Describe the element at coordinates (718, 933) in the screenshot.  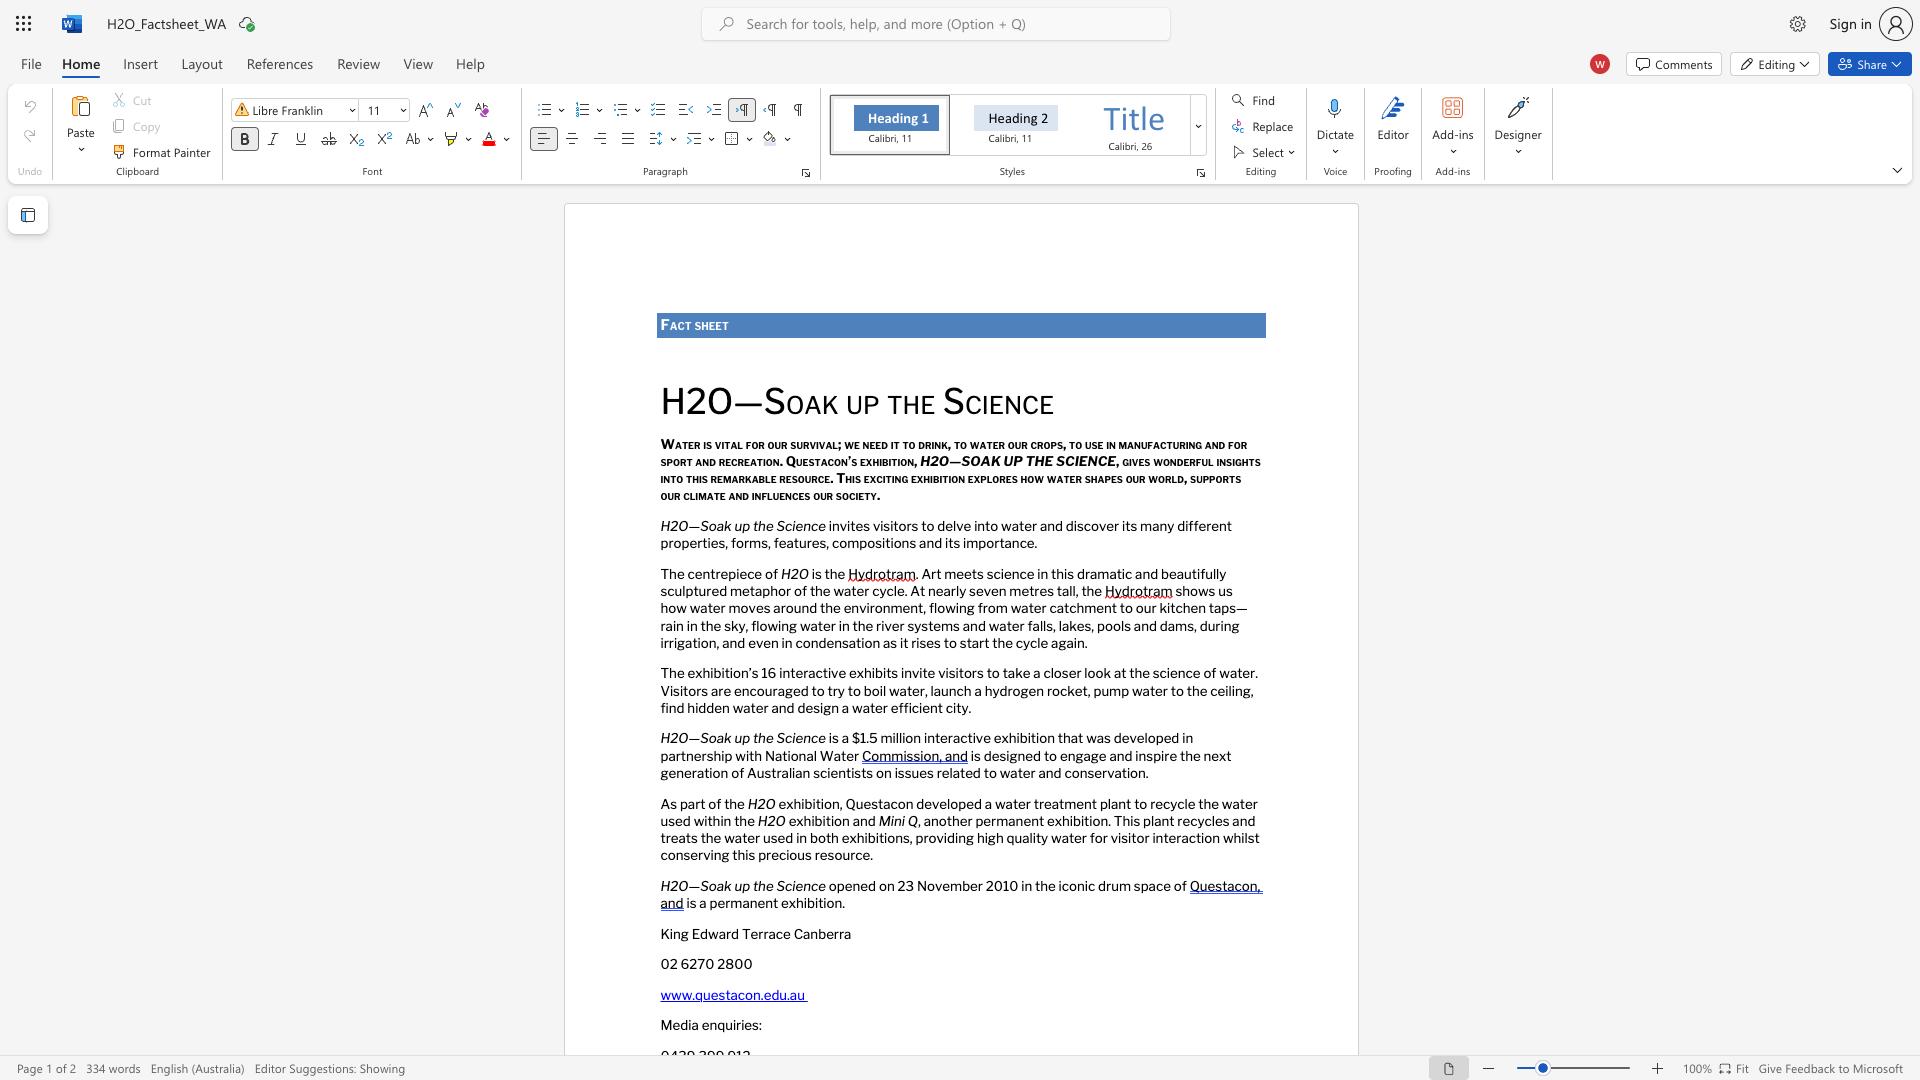
I see `the subset text "ar" within the text "King Edward Terrace Canberra"` at that location.